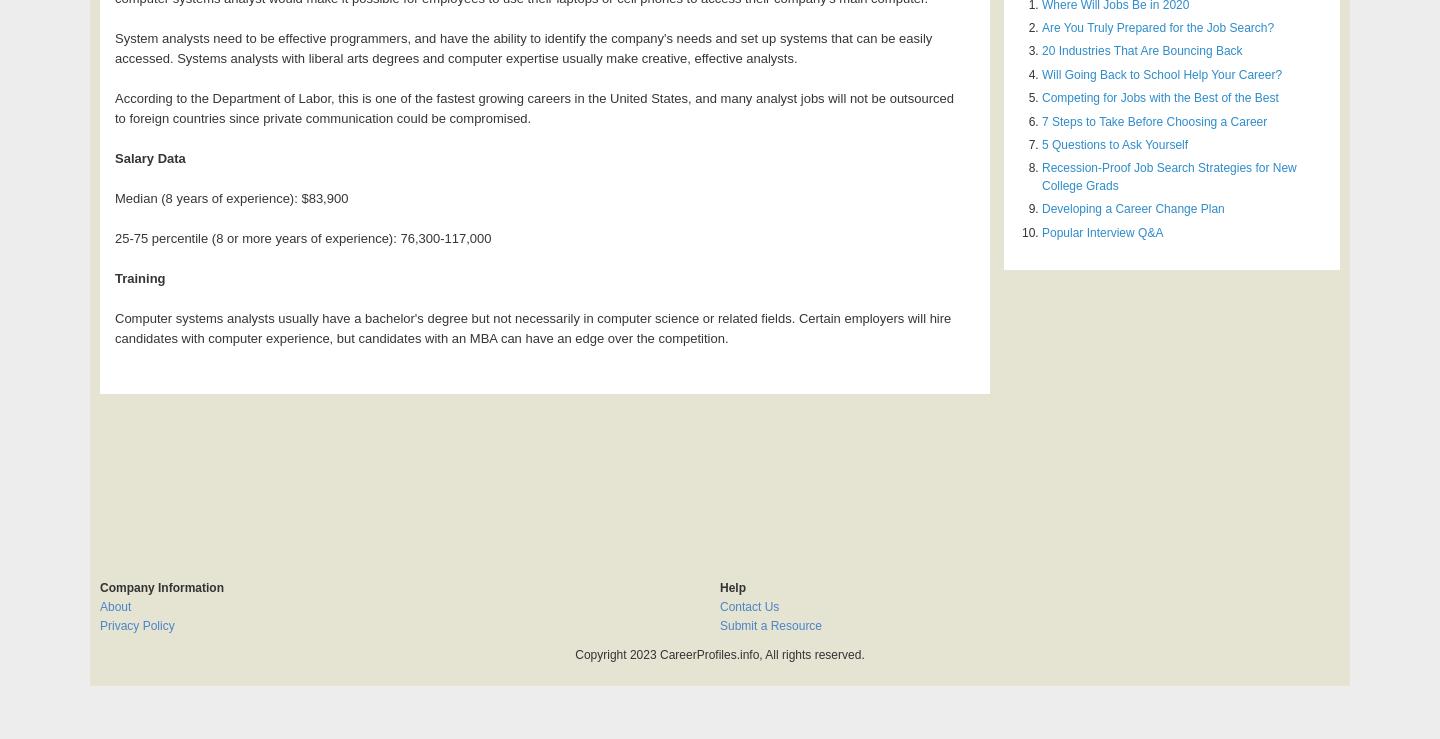 The image size is (1440, 739). Describe the element at coordinates (1168, 176) in the screenshot. I see `'Recession-Proof Job Search Strategies for New College Grads'` at that location.